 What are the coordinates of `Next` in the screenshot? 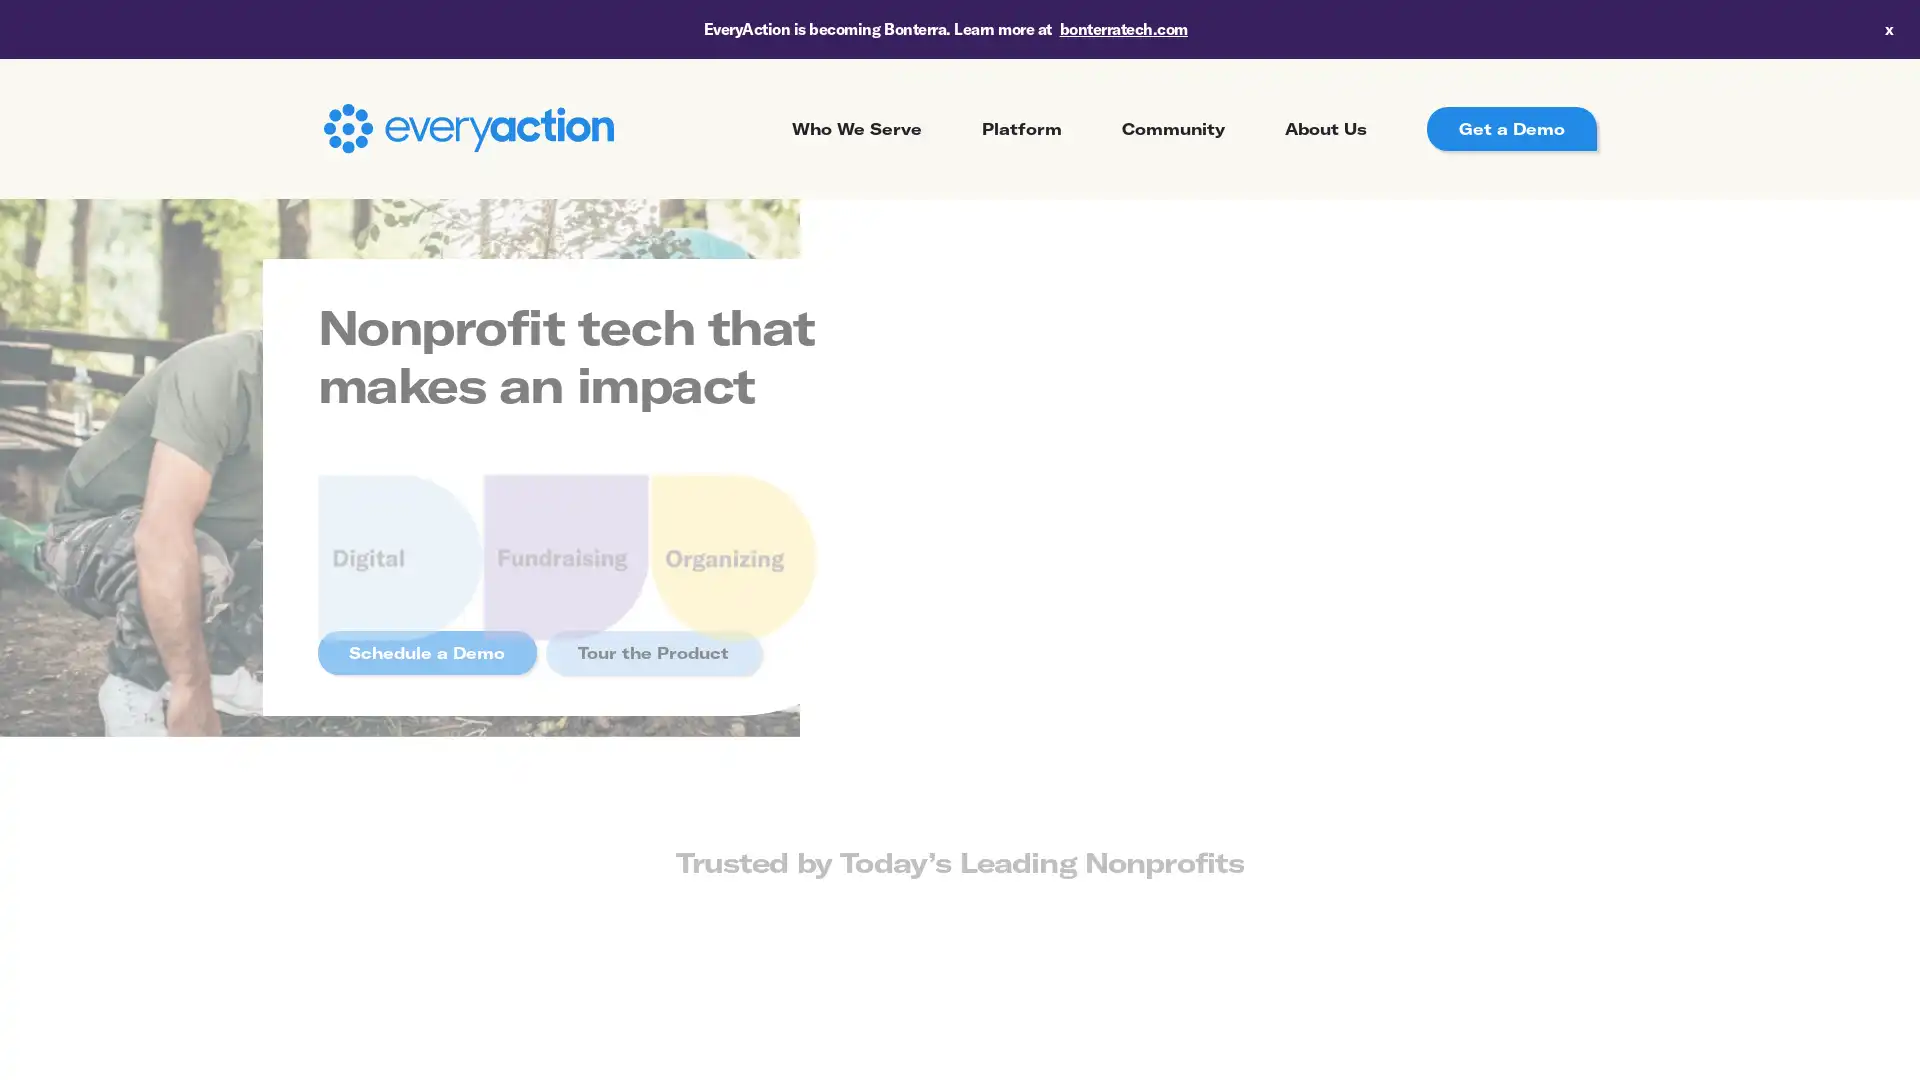 It's located at (1505, 967).